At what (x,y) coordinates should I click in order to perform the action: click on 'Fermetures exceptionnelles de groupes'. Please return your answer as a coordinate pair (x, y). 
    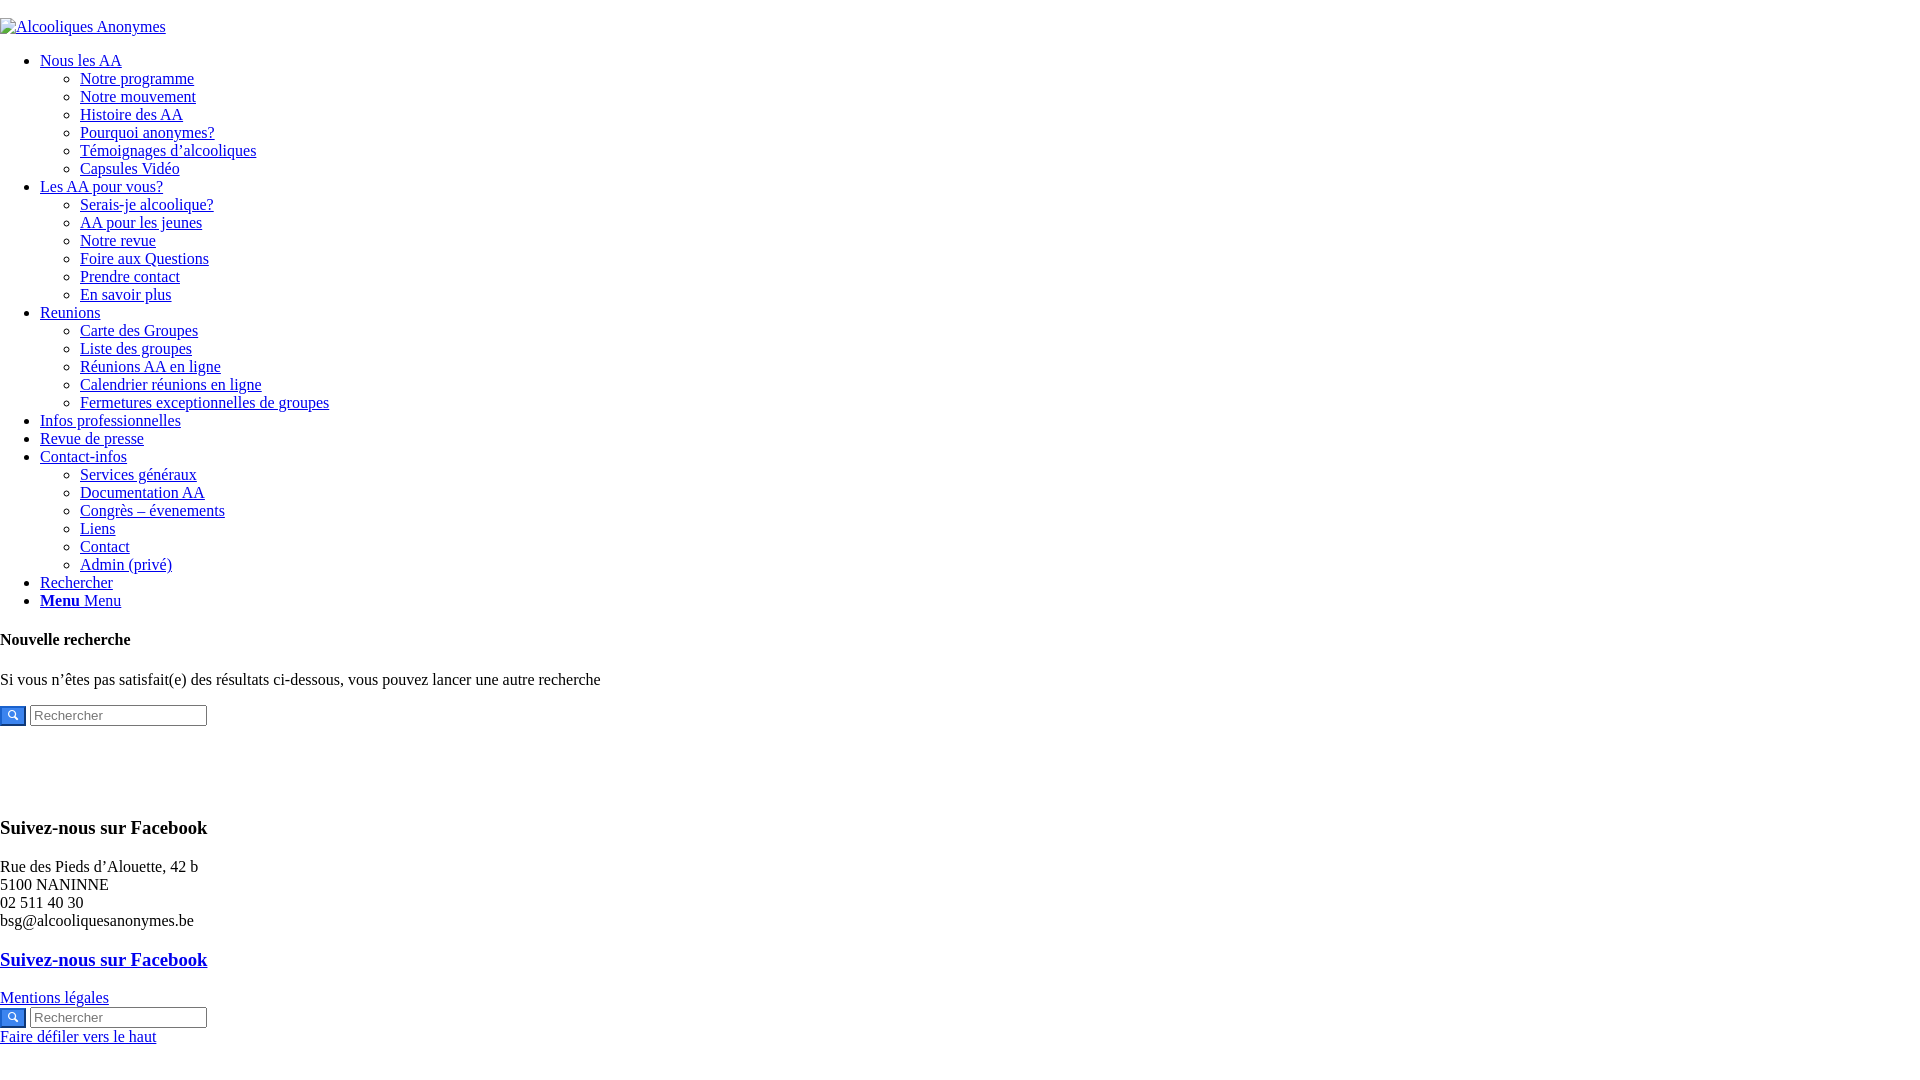
    Looking at the image, I should click on (204, 402).